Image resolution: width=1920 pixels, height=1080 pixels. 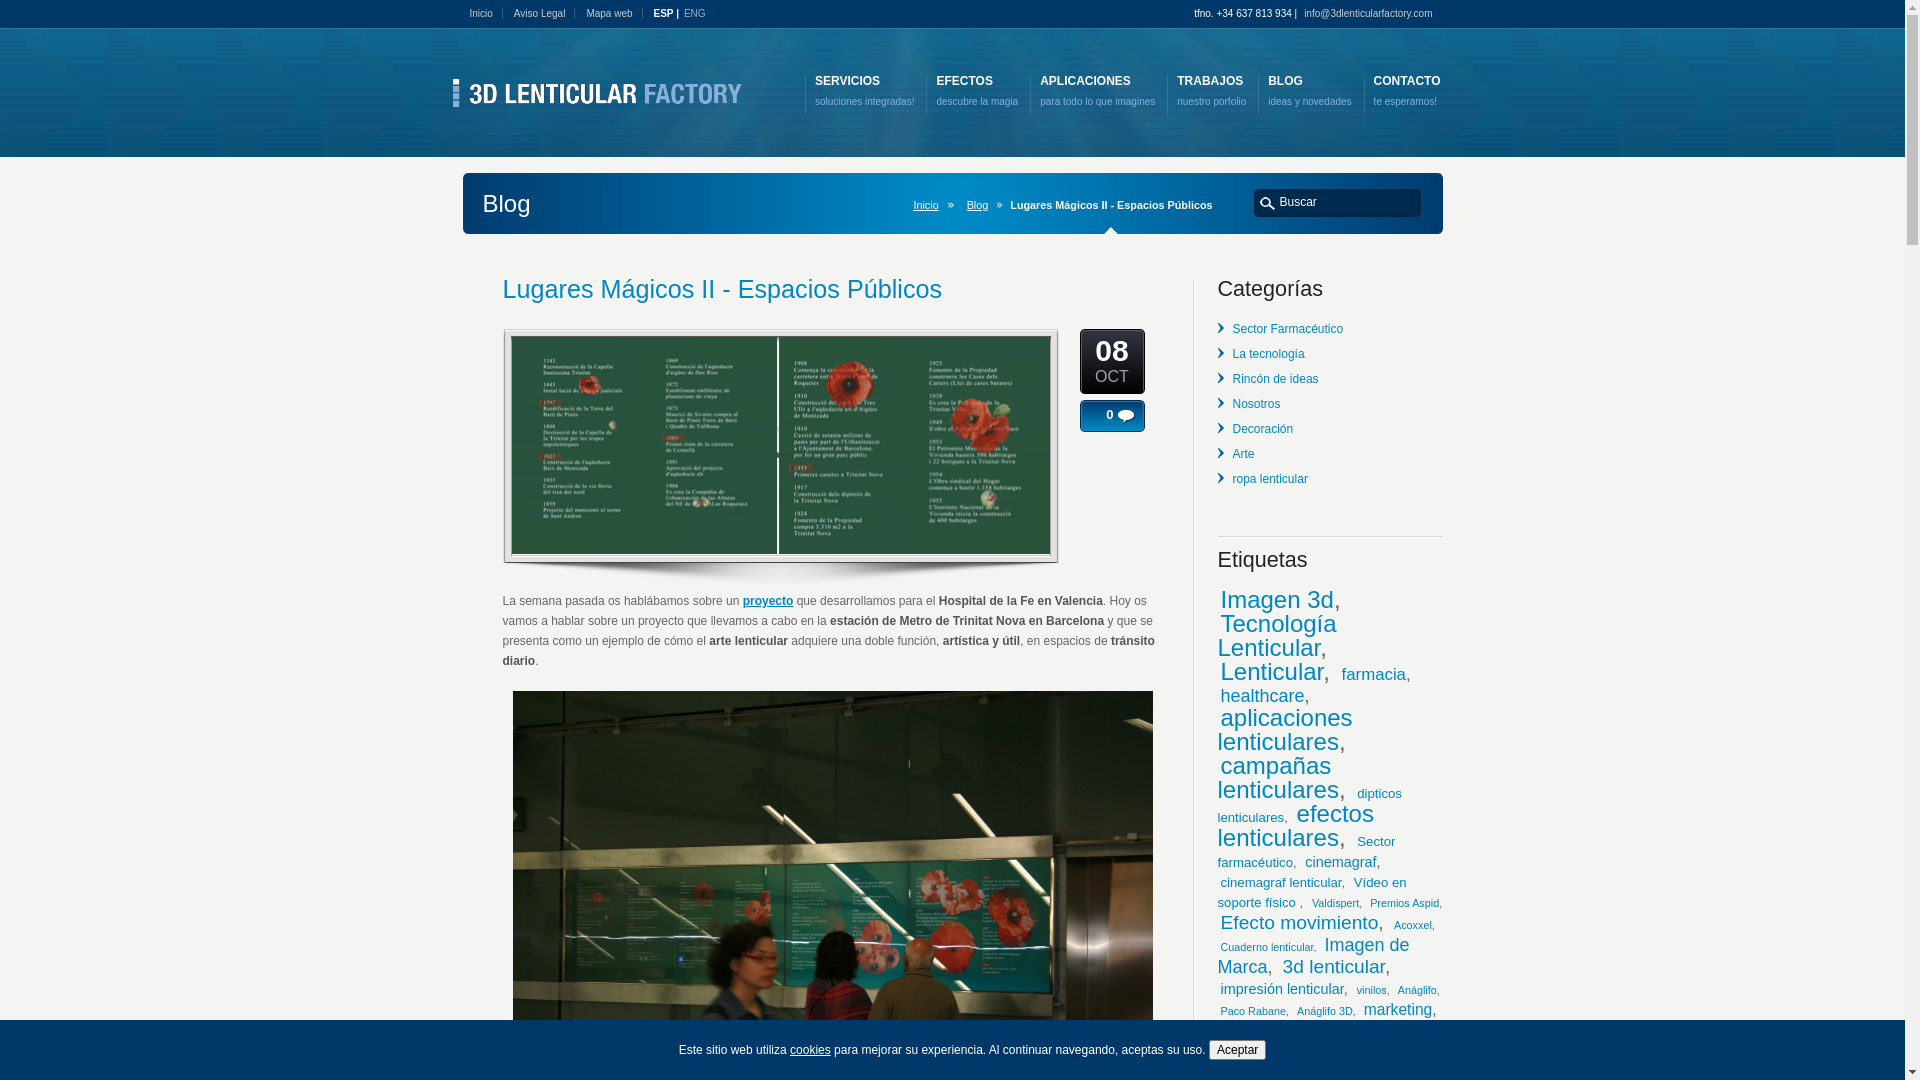 I want to click on 'Blog', so click(x=982, y=204).